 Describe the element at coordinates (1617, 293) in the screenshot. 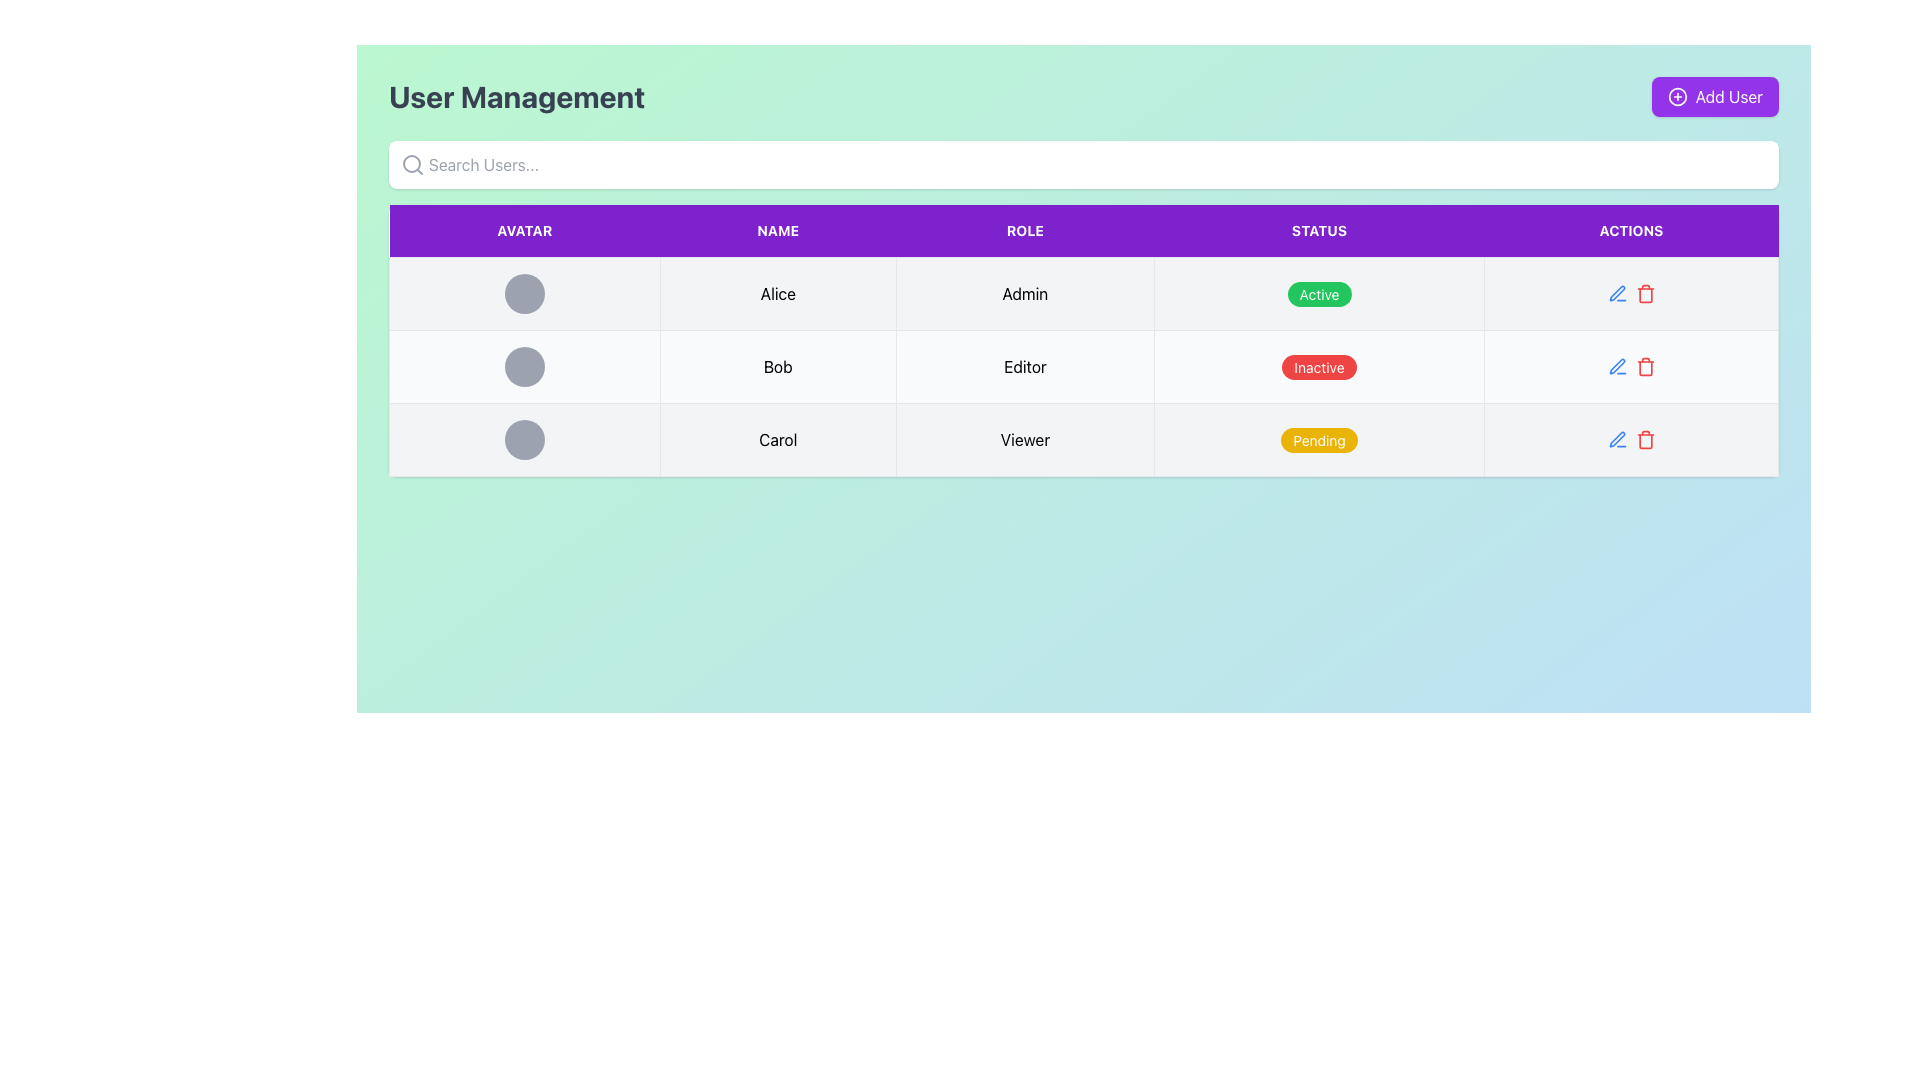

I see `the edit icon represented by a pen in the second row of the user management interface under the 'Actions' column next to the 'Inactive' status` at that location.